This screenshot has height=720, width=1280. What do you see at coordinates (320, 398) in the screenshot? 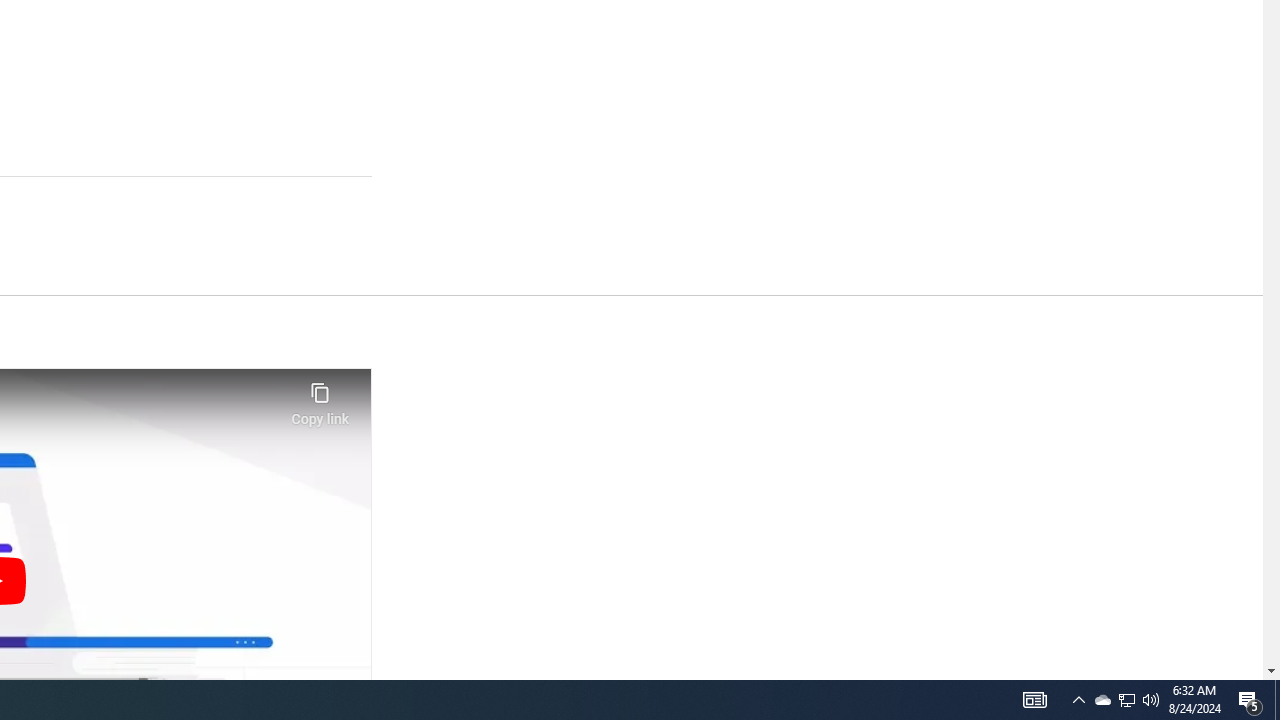
I see `'Copy link'` at bounding box center [320, 398].